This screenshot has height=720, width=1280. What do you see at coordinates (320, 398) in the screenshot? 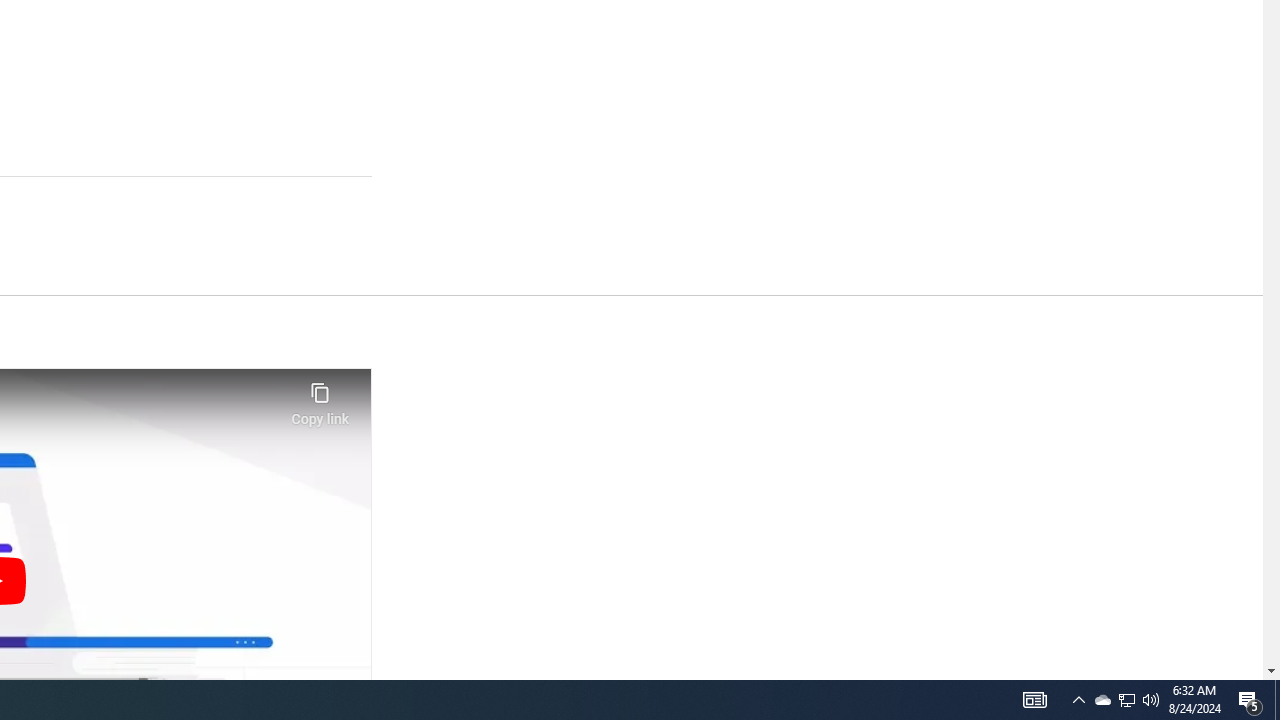
I see `'Copy link'` at bounding box center [320, 398].